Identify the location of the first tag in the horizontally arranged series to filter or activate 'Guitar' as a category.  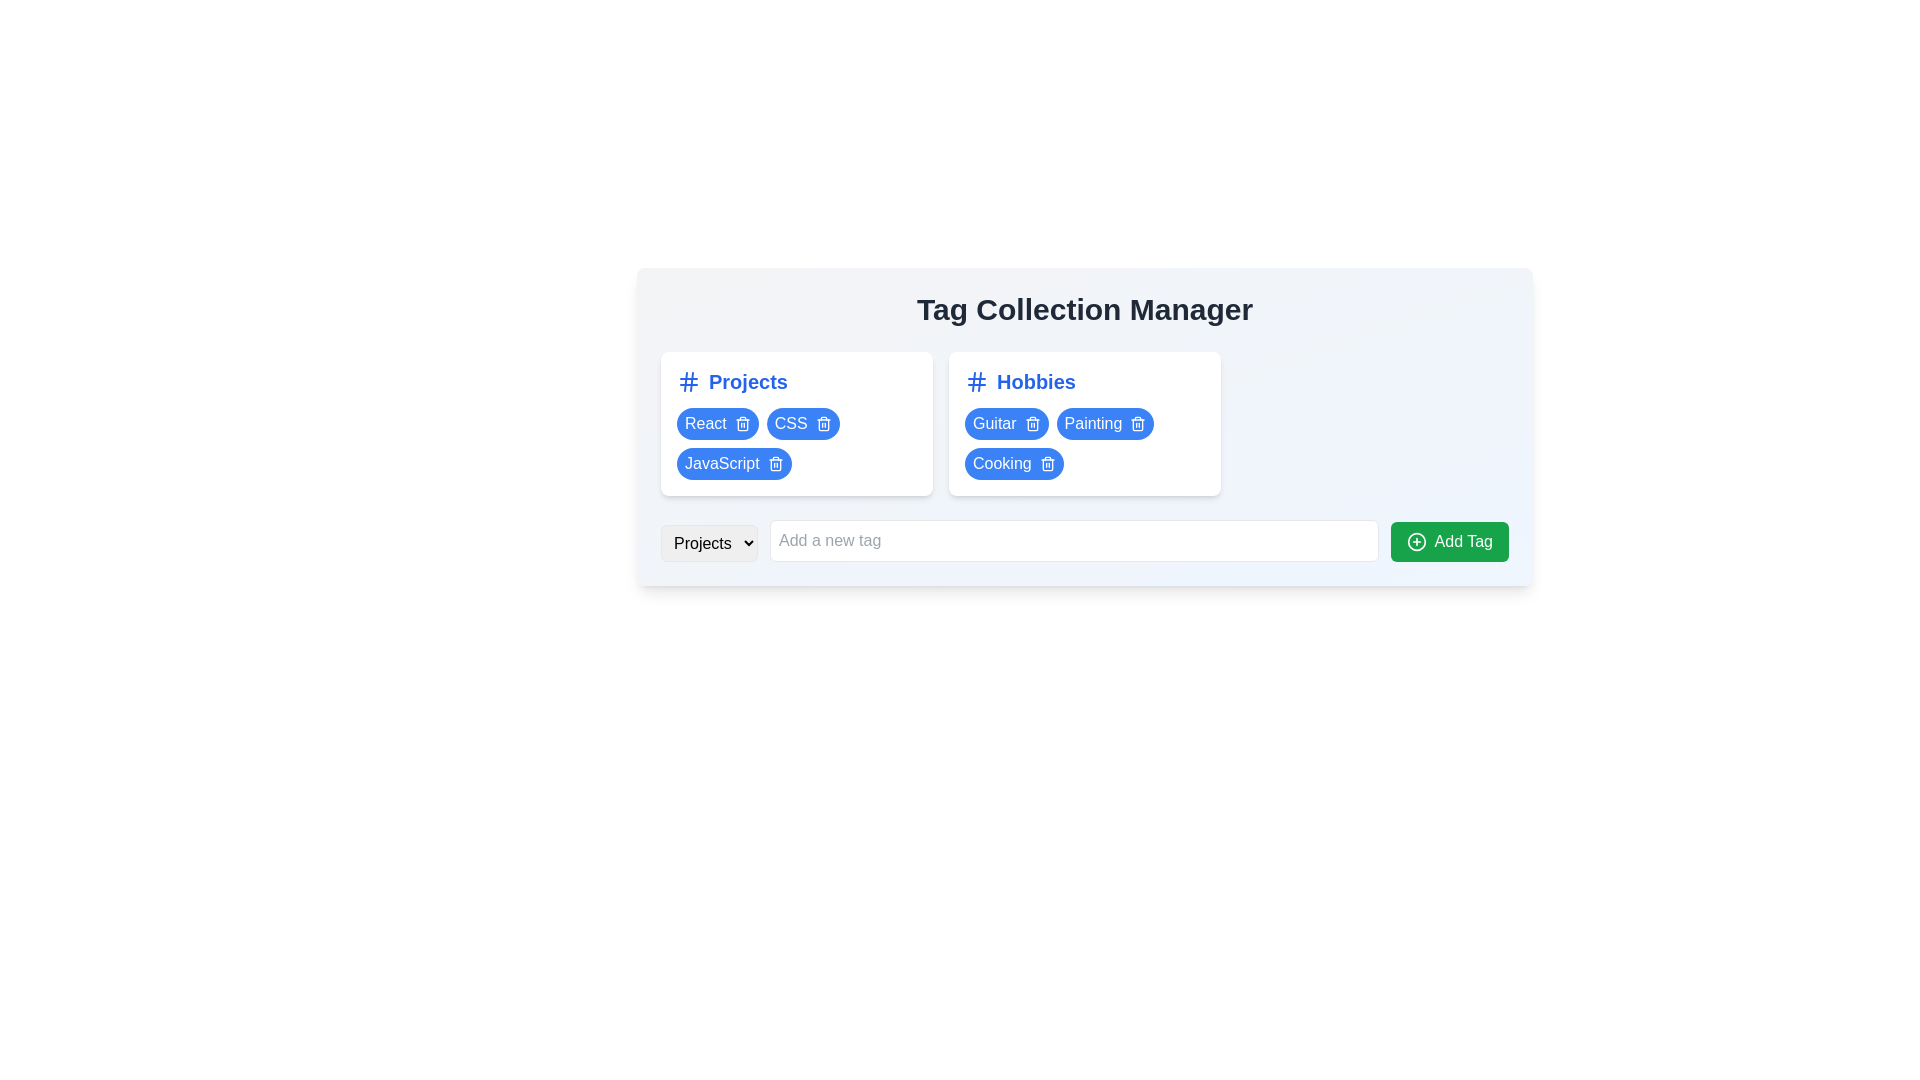
(1006, 423).